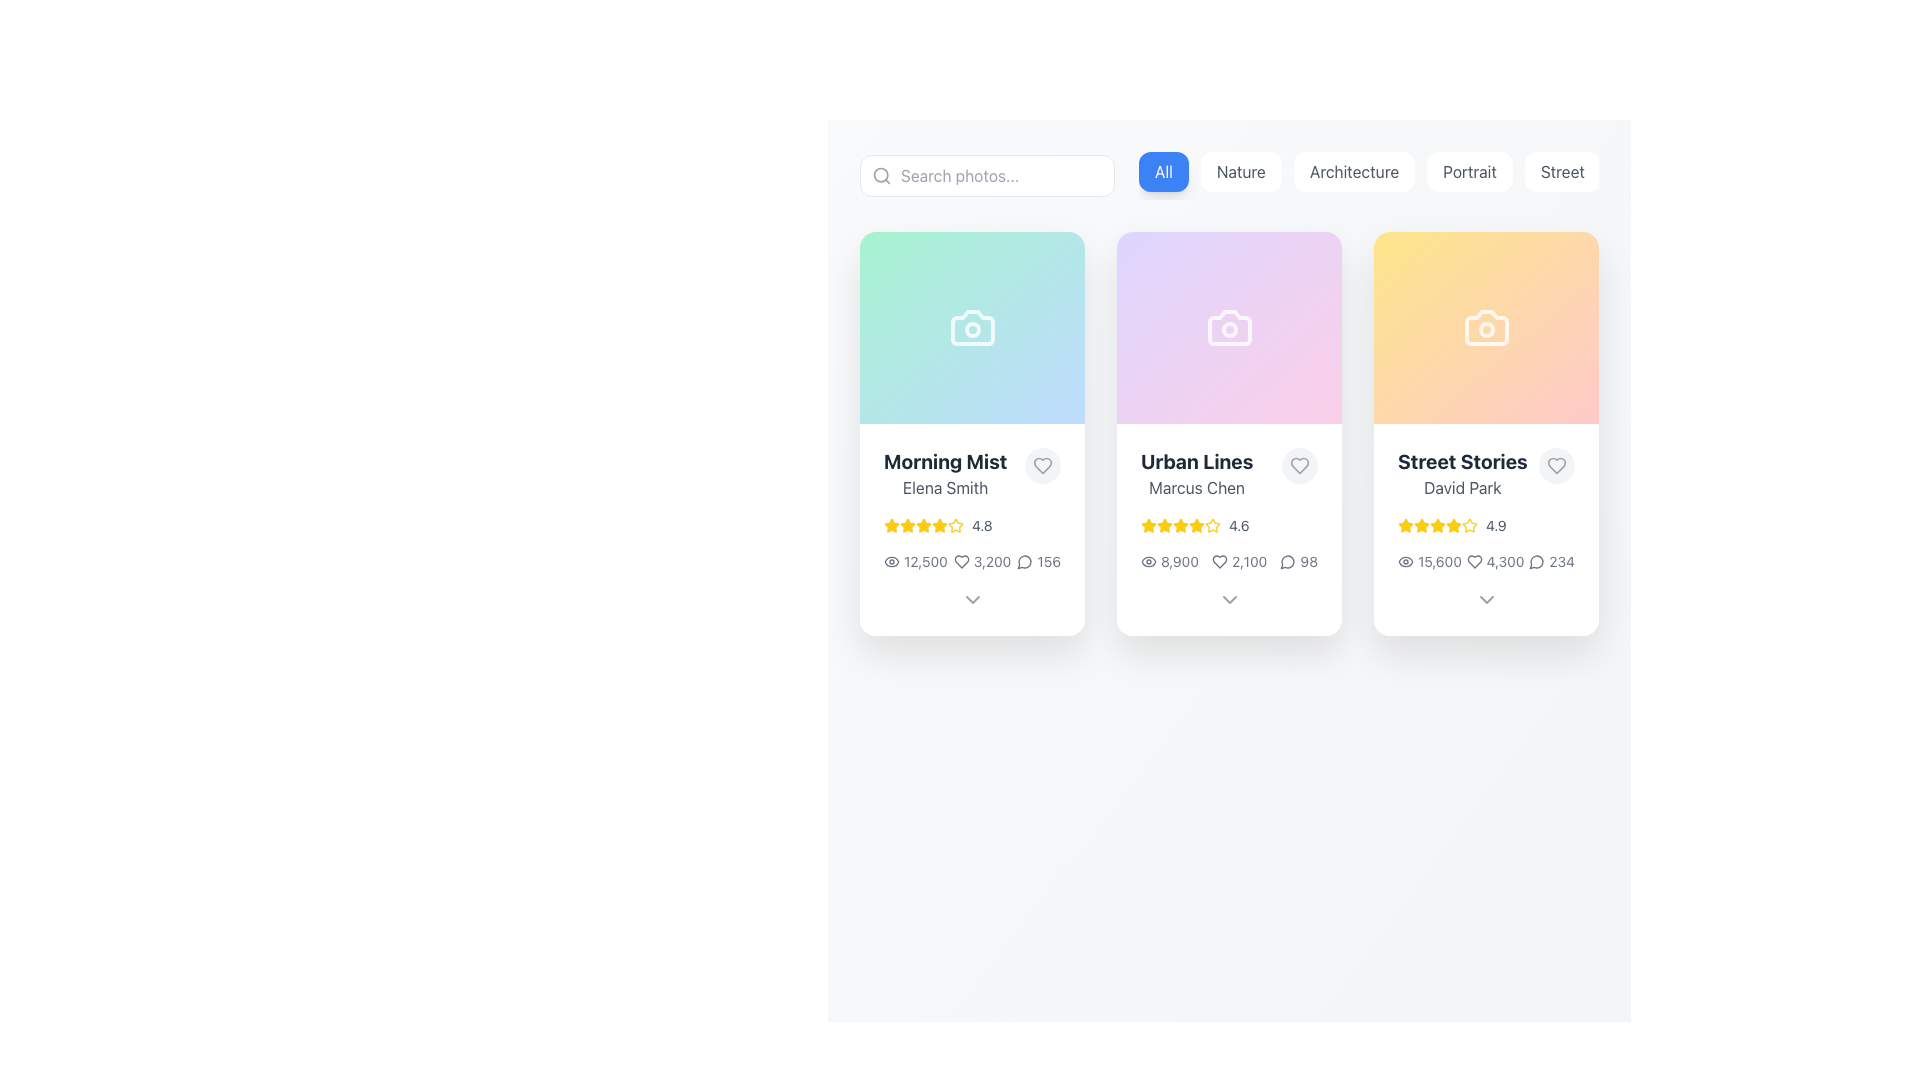  Describe the element at coordinates (1474, 562) in the screenshot. I see `the heart-shaped icon in the top-right corner of the 'Street Stories, David Park' card` at that location.